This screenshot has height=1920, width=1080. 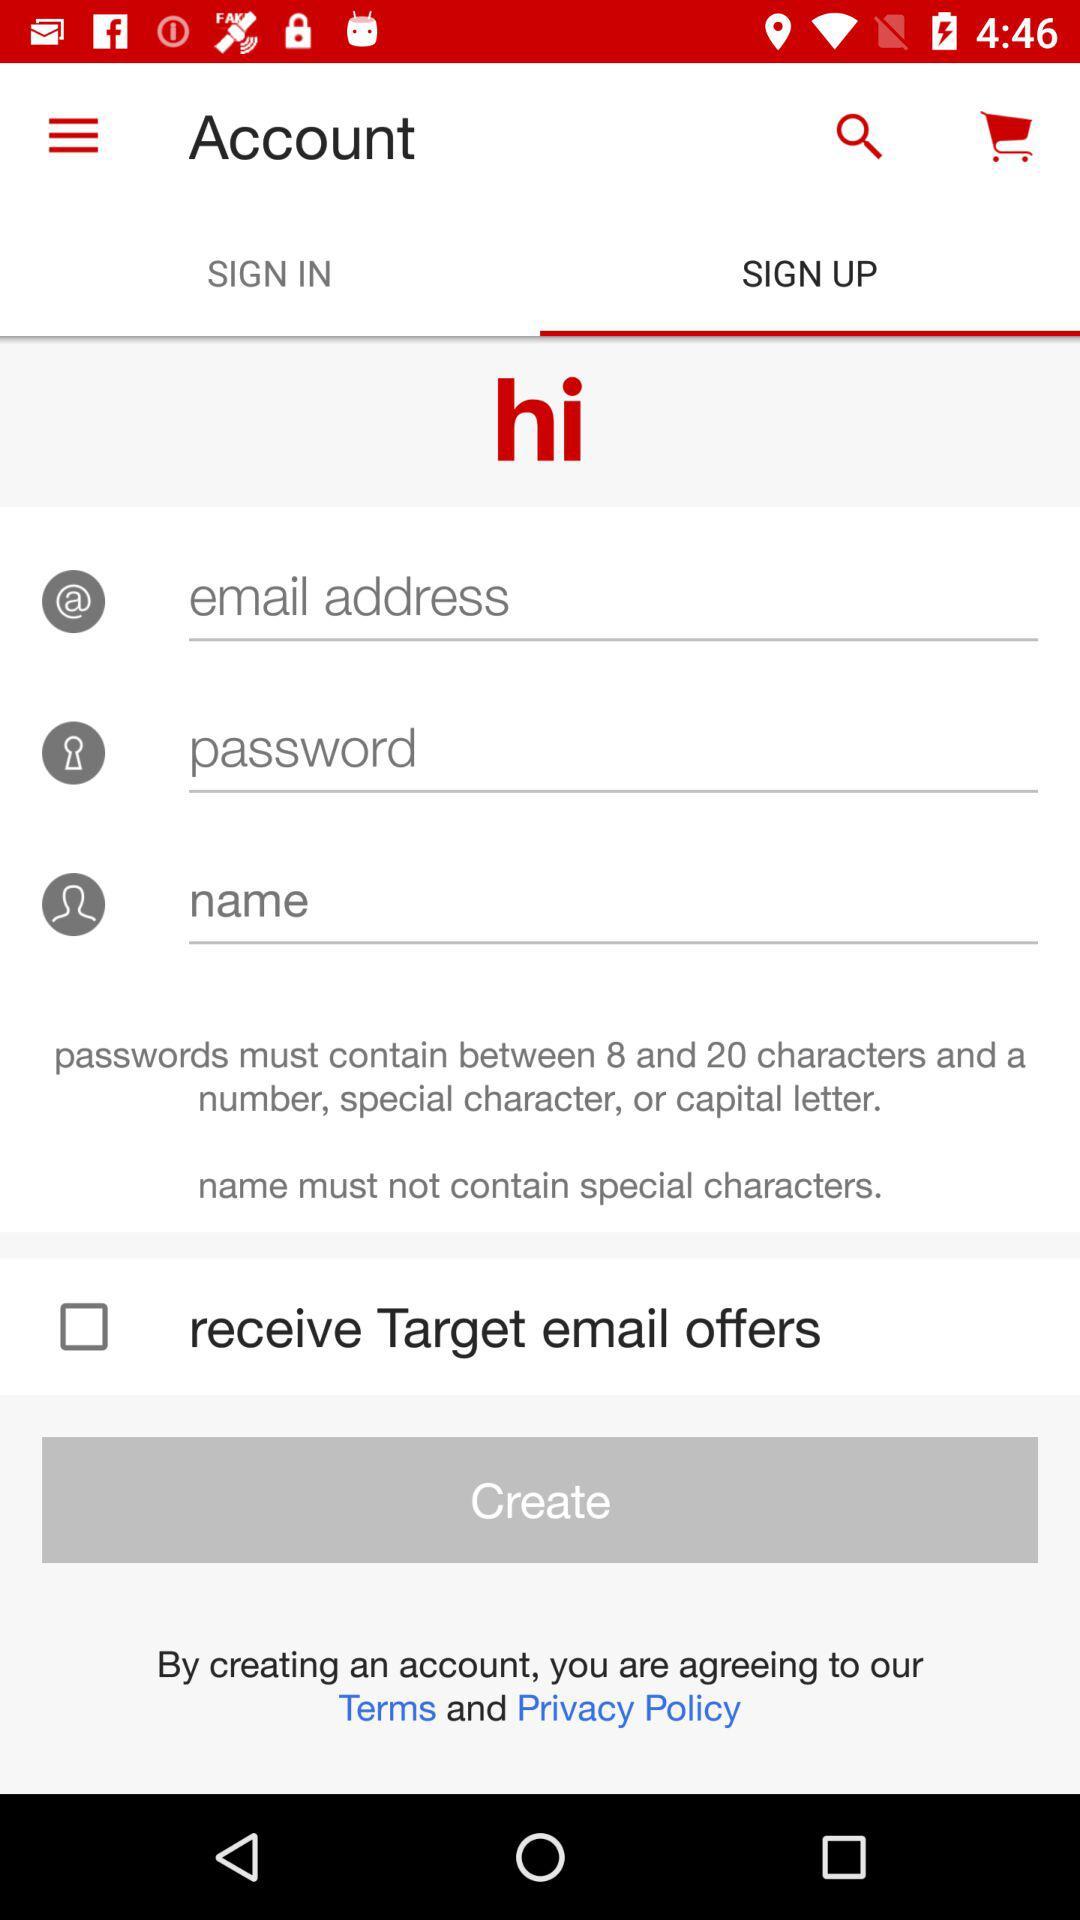 I want to click on icon to the right of account icon, so click(x=858, y=135).